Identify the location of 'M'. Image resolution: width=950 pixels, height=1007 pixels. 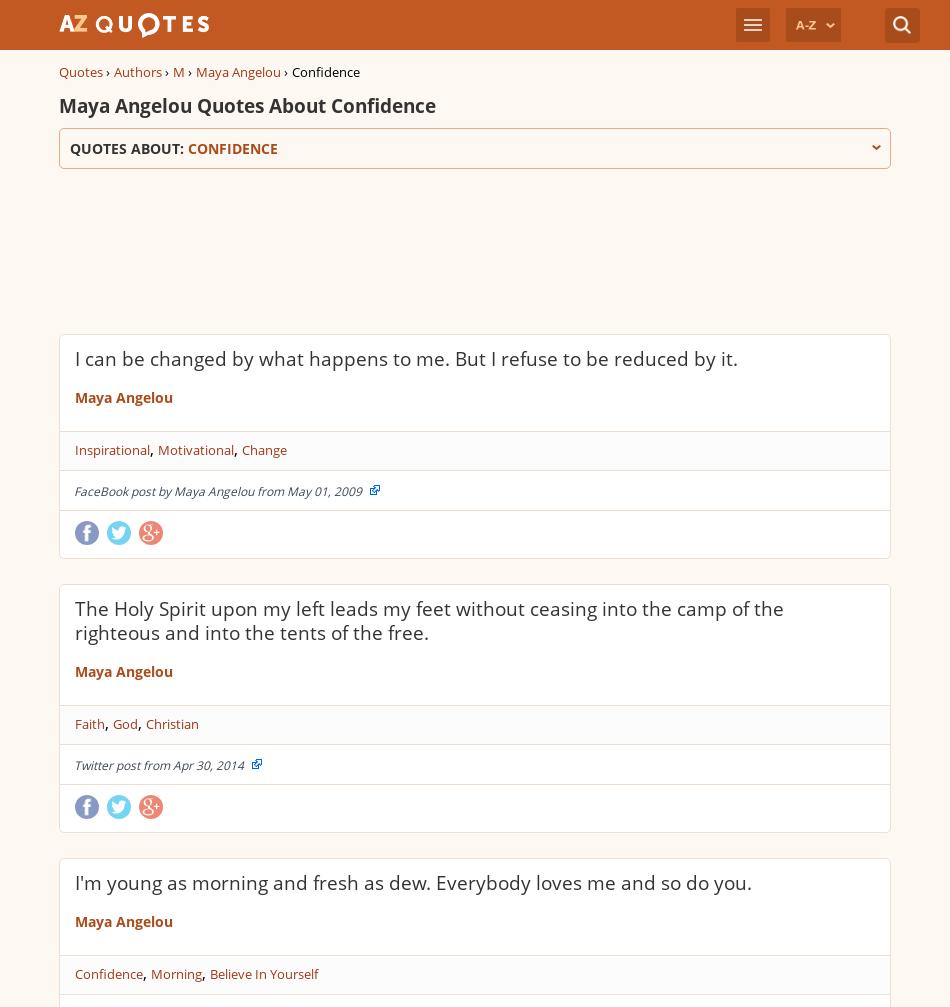
(172, 72).